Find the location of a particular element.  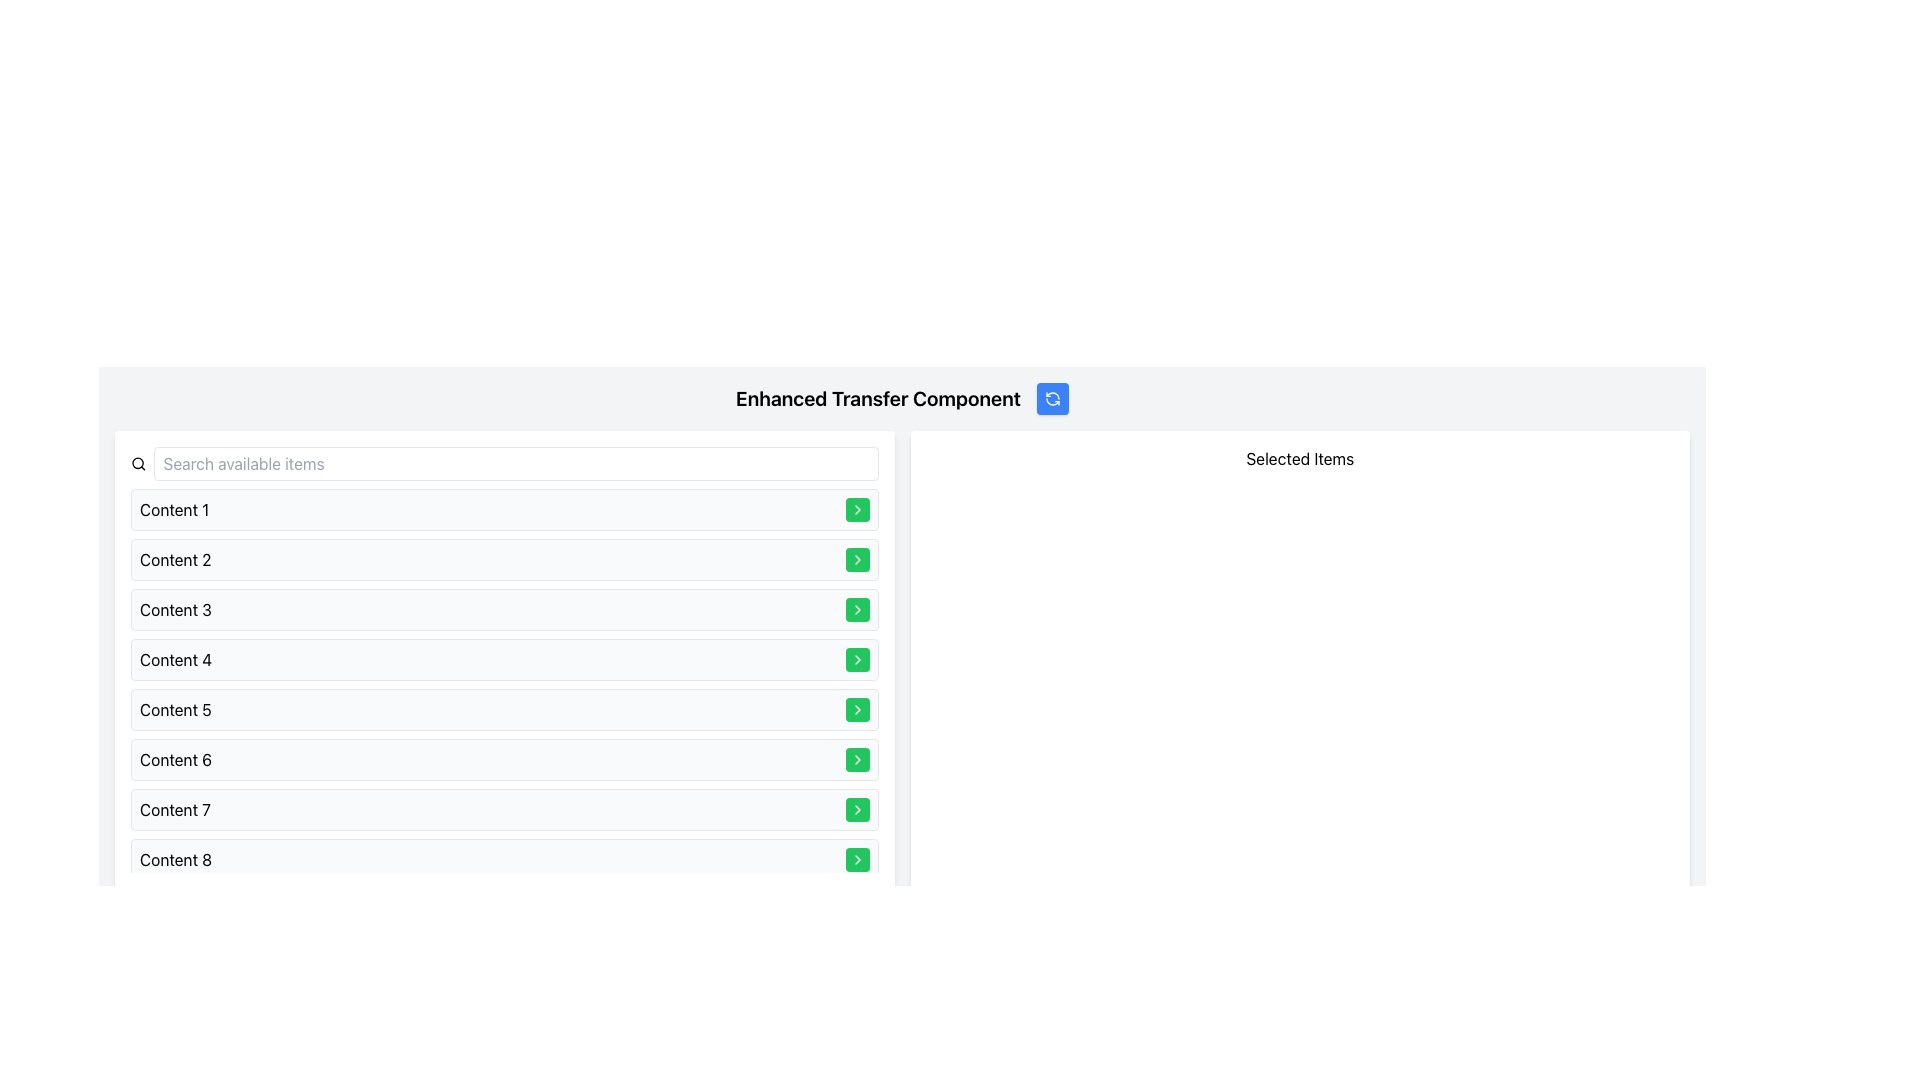

the chevron icon button with a green background and white outlined arrow located on the left side of the seventh list item is located at coordinates (857, 759).